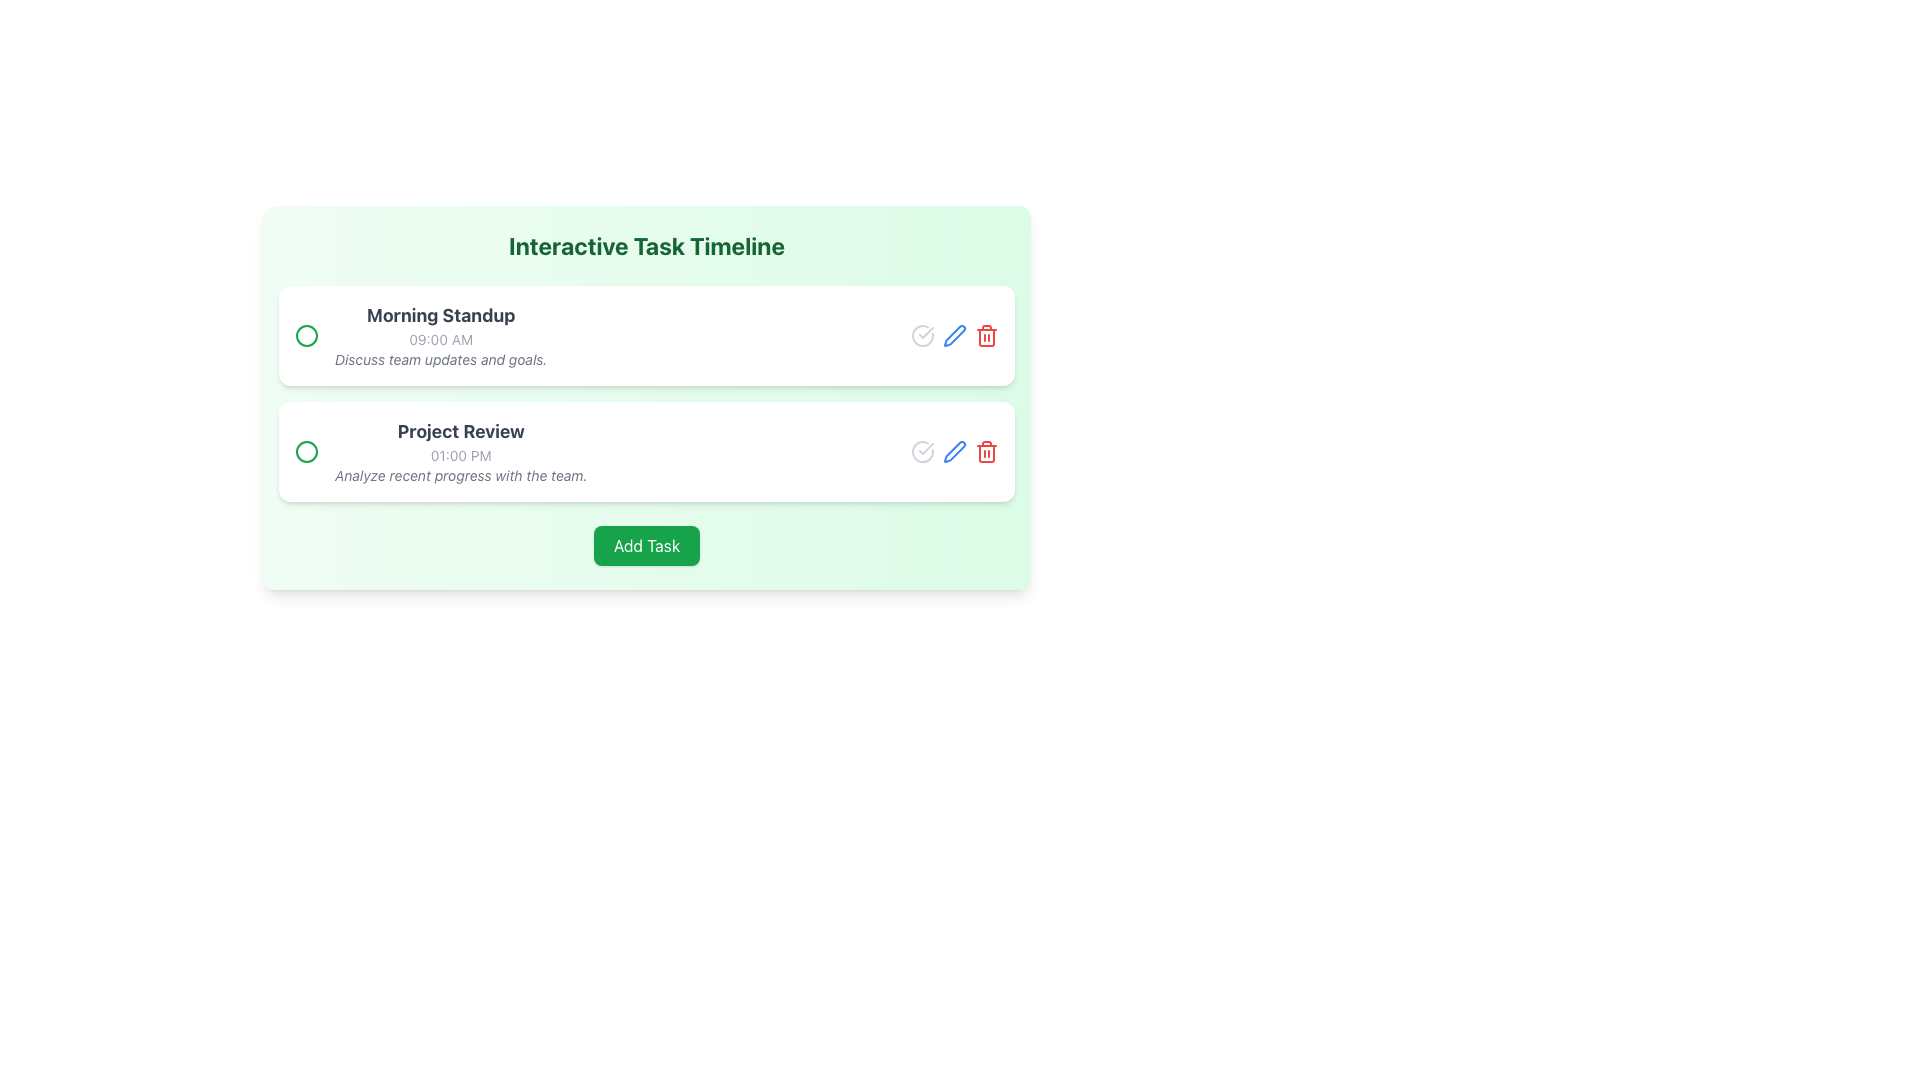  I want to click on the task management interface, so click(647, 397).